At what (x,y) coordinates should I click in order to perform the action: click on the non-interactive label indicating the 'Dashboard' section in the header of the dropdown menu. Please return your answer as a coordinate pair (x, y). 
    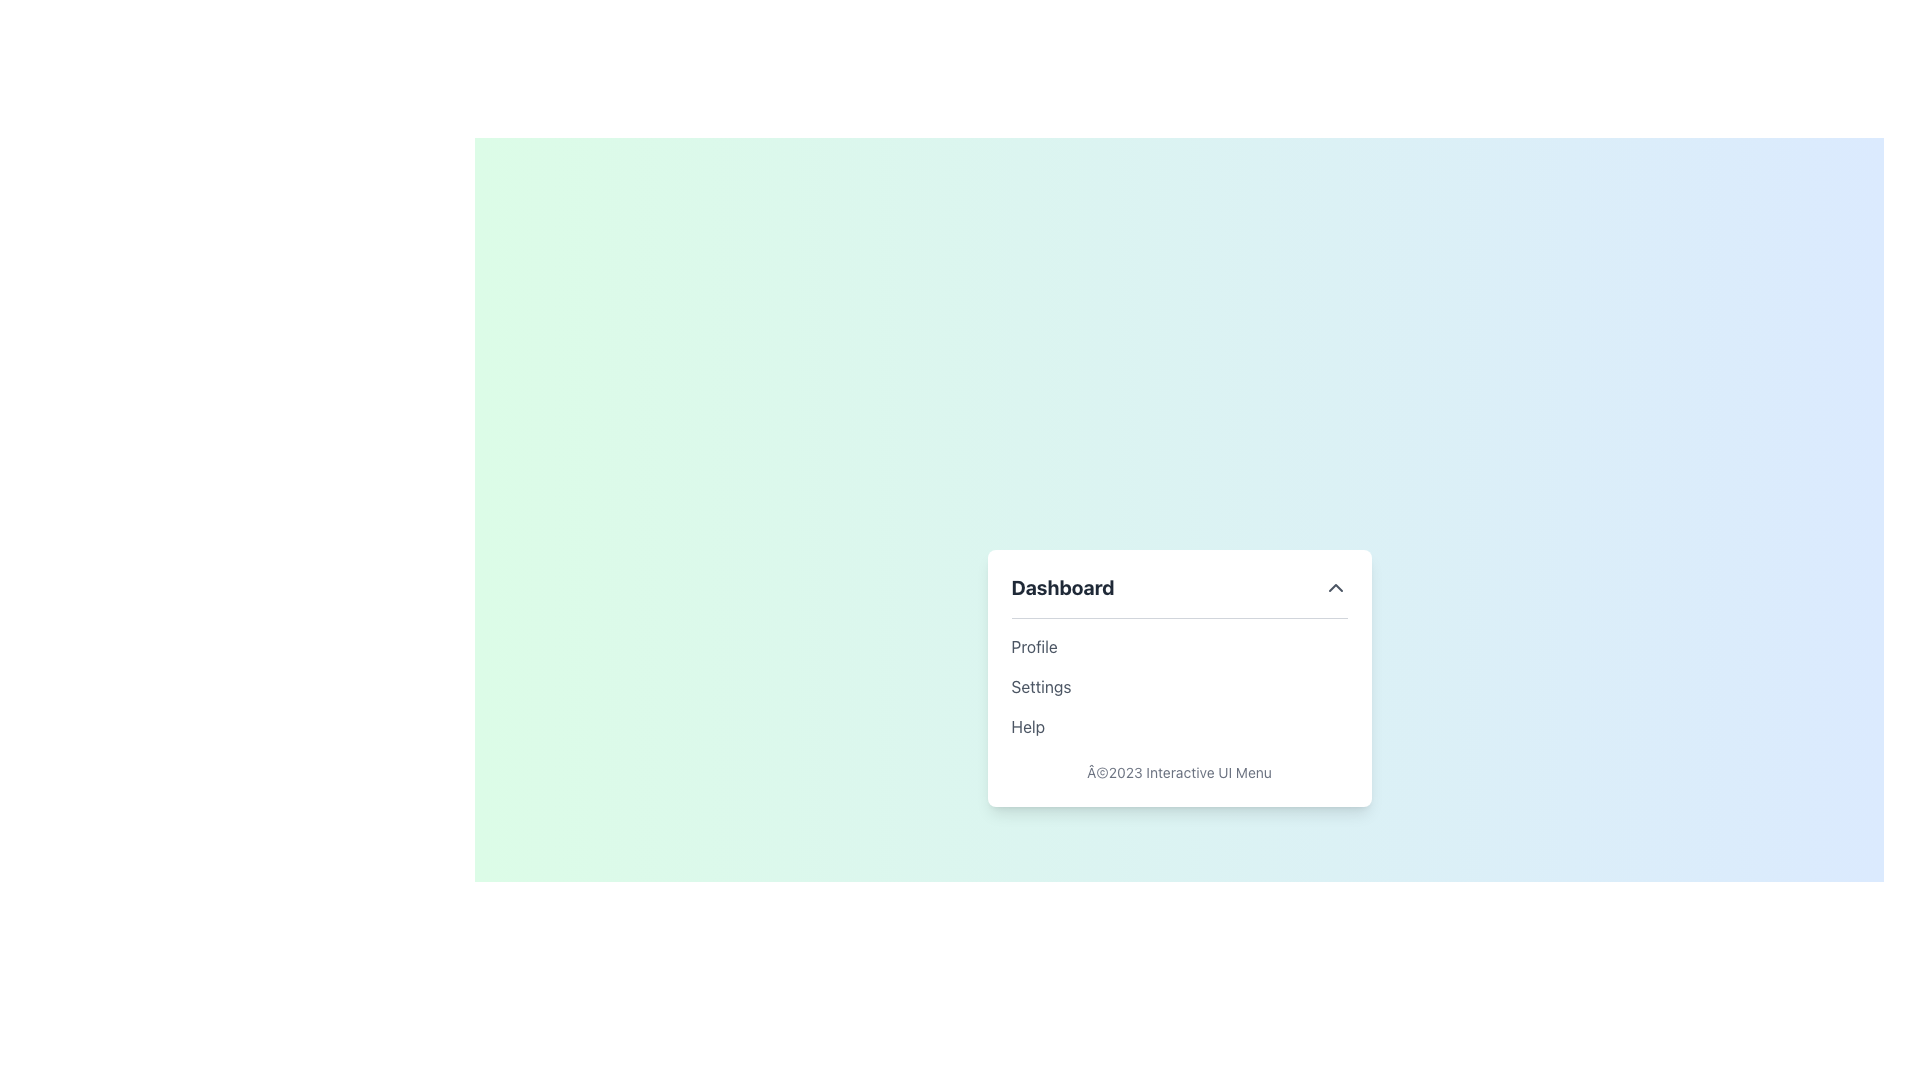
    Looking at the image, I should click on (1062, 586).